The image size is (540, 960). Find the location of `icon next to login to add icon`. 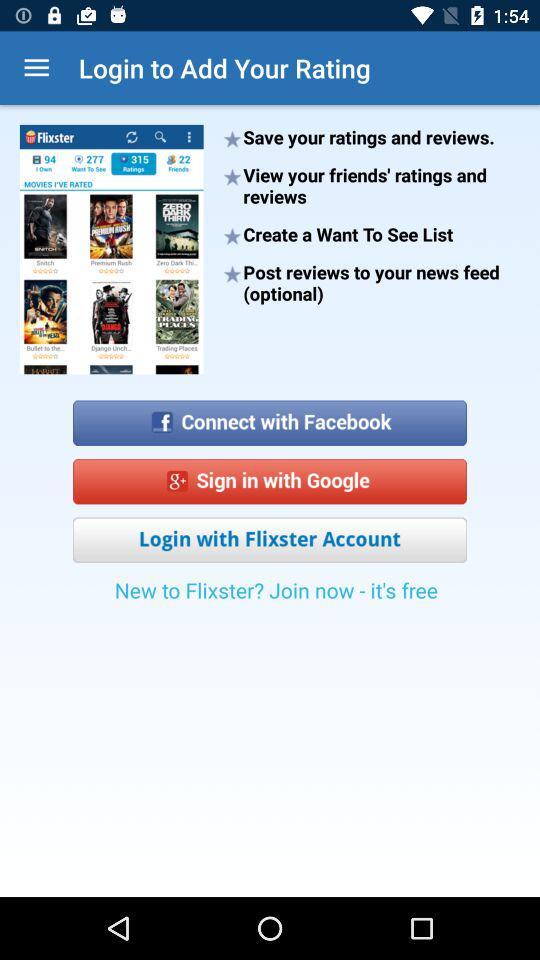

icon next to login to add icon is located at coordinates (36, 68).